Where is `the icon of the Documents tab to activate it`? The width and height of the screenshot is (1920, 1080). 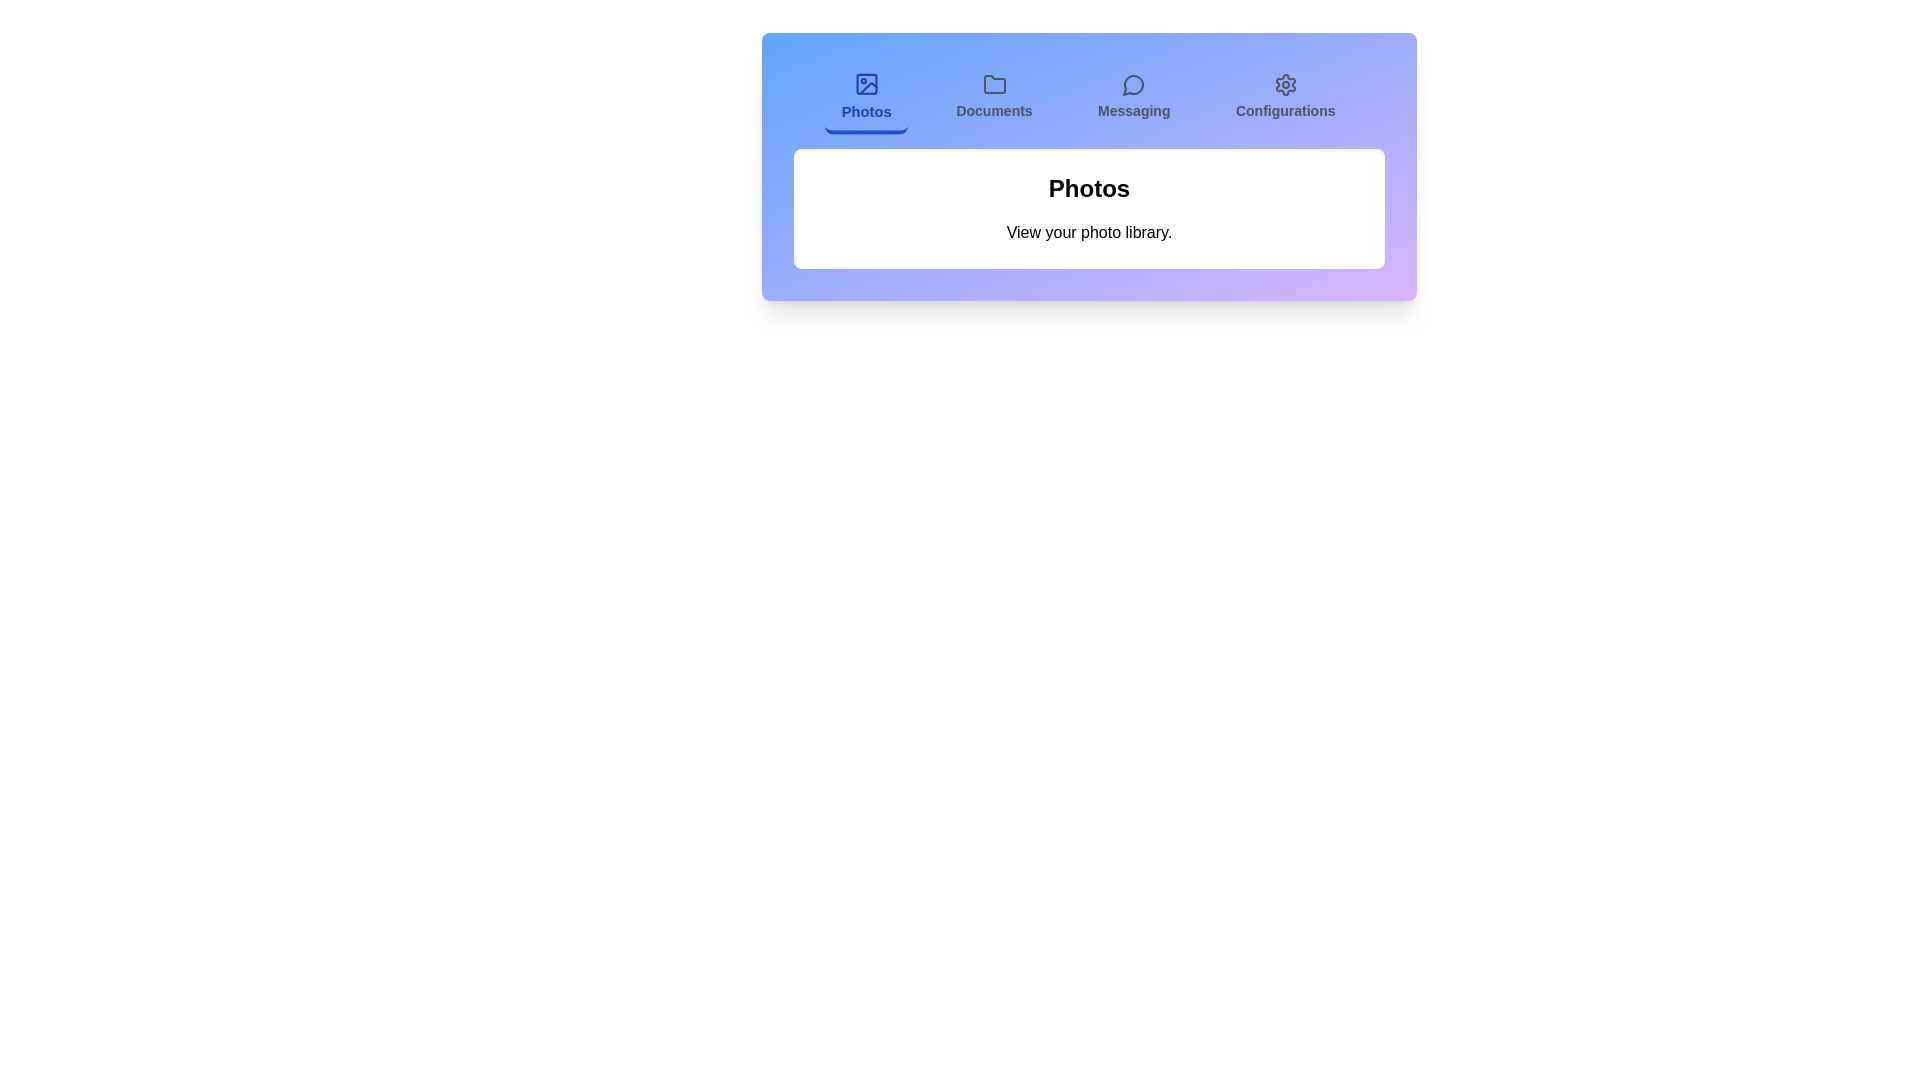 the icon of the Documents tab to activate it is located at coordinates (993, 83).